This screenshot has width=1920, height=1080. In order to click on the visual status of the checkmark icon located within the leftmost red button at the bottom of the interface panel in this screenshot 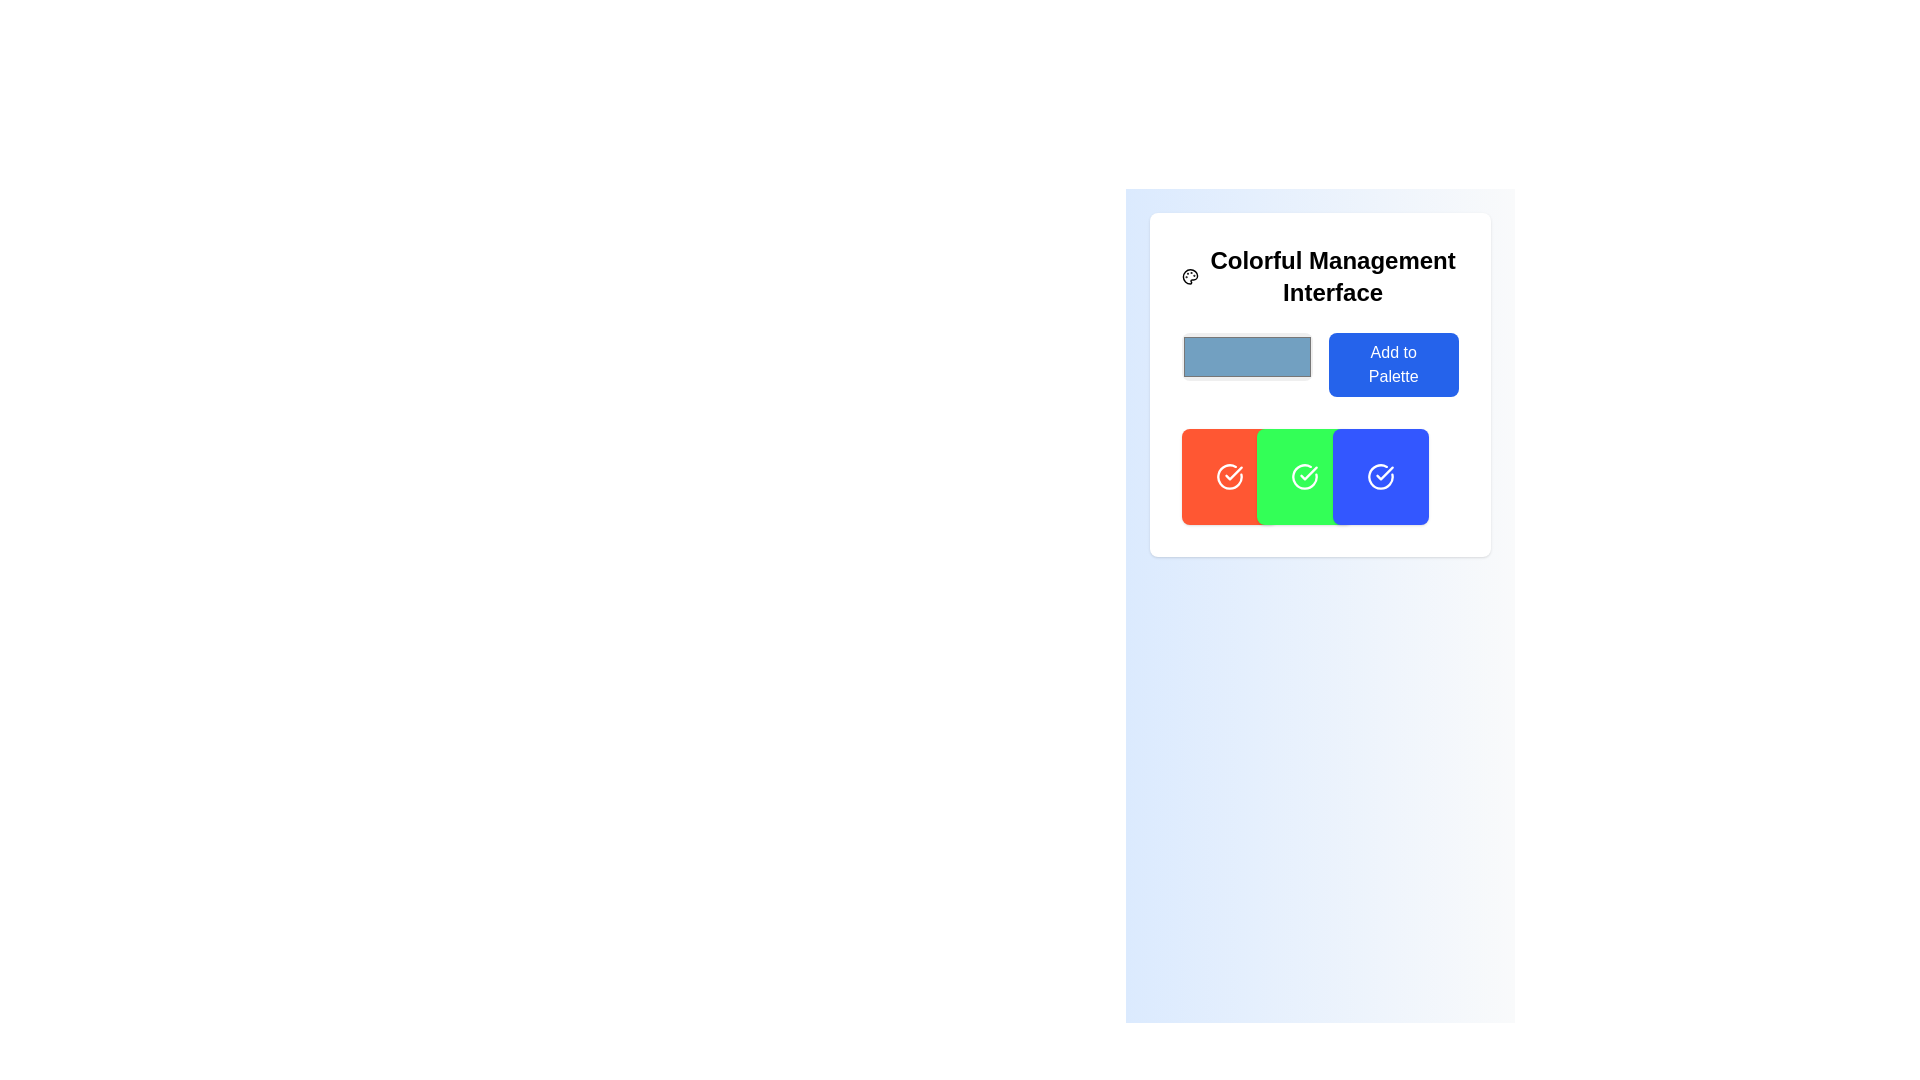, I will do `click(1232, 473)`.